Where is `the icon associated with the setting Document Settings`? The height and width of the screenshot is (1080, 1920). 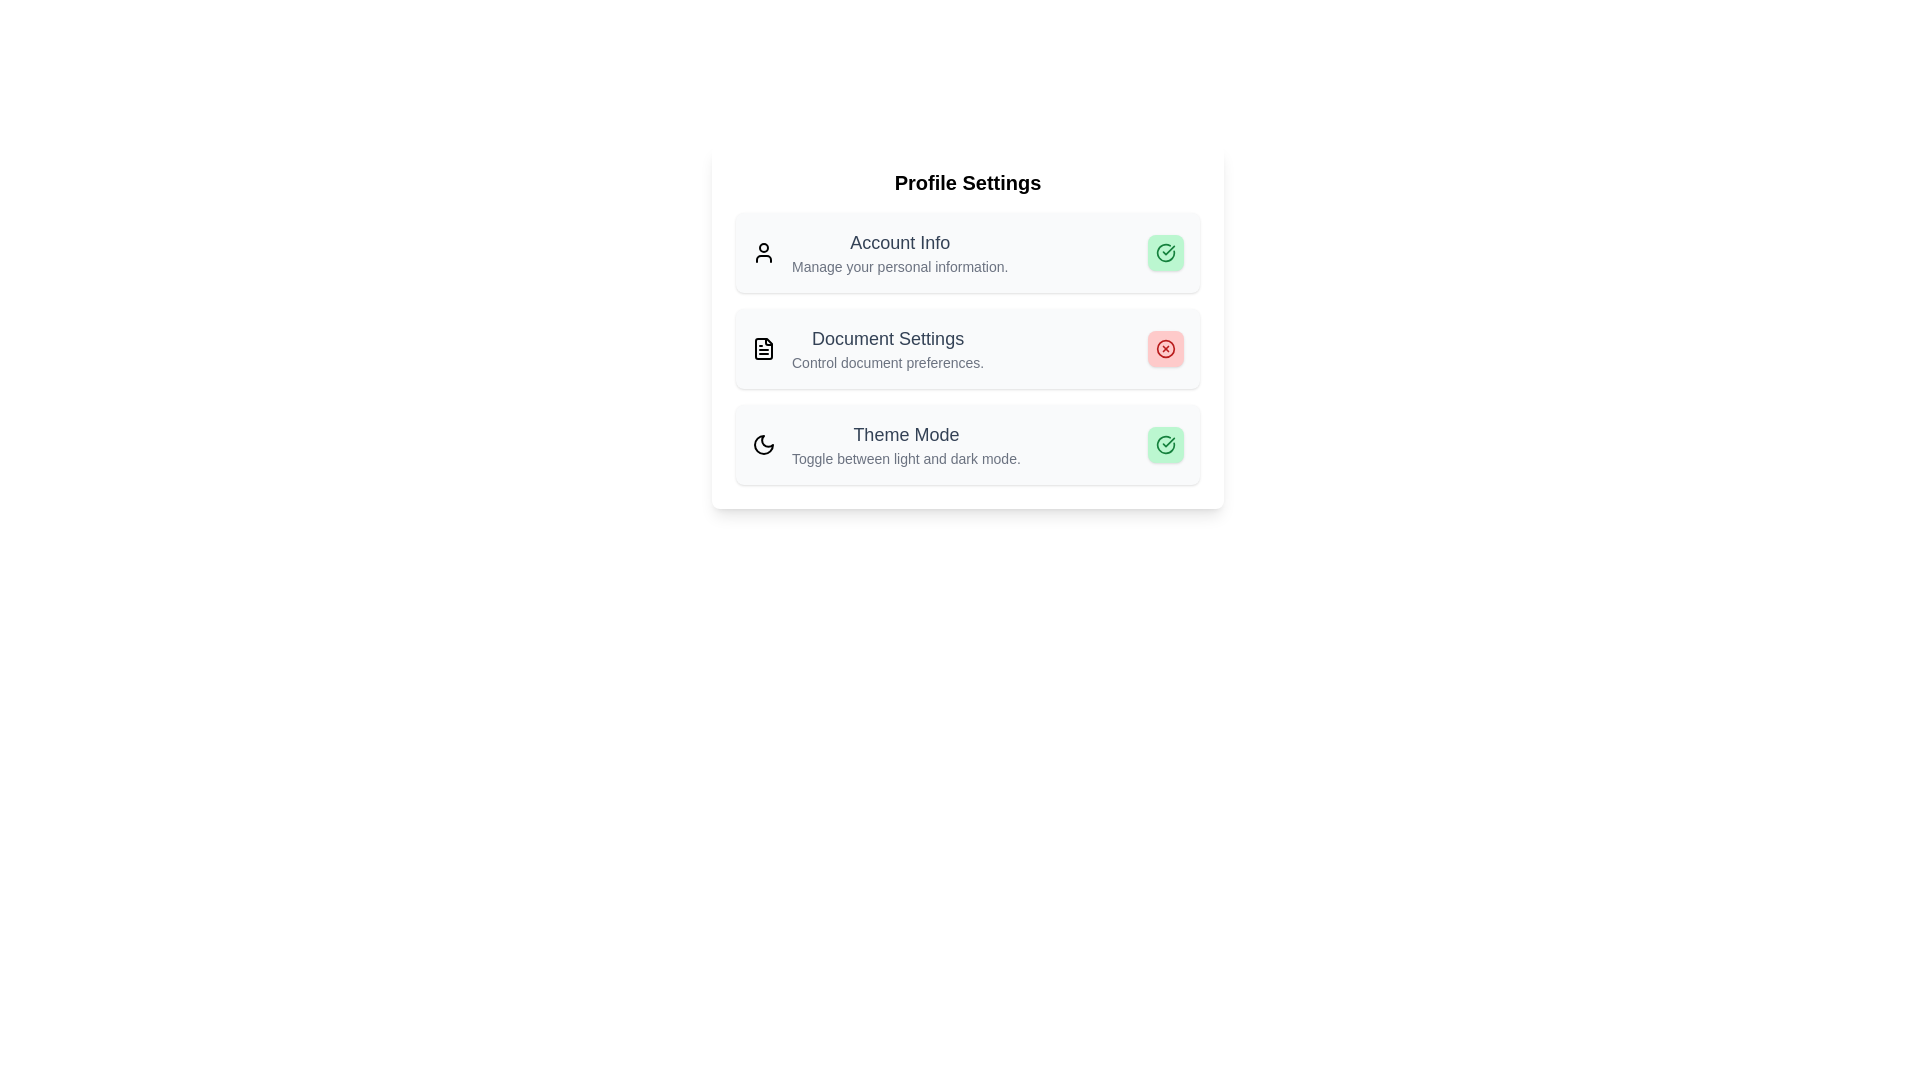 the icon associated with the setting Document Settings is located at coordinates (762, 347).